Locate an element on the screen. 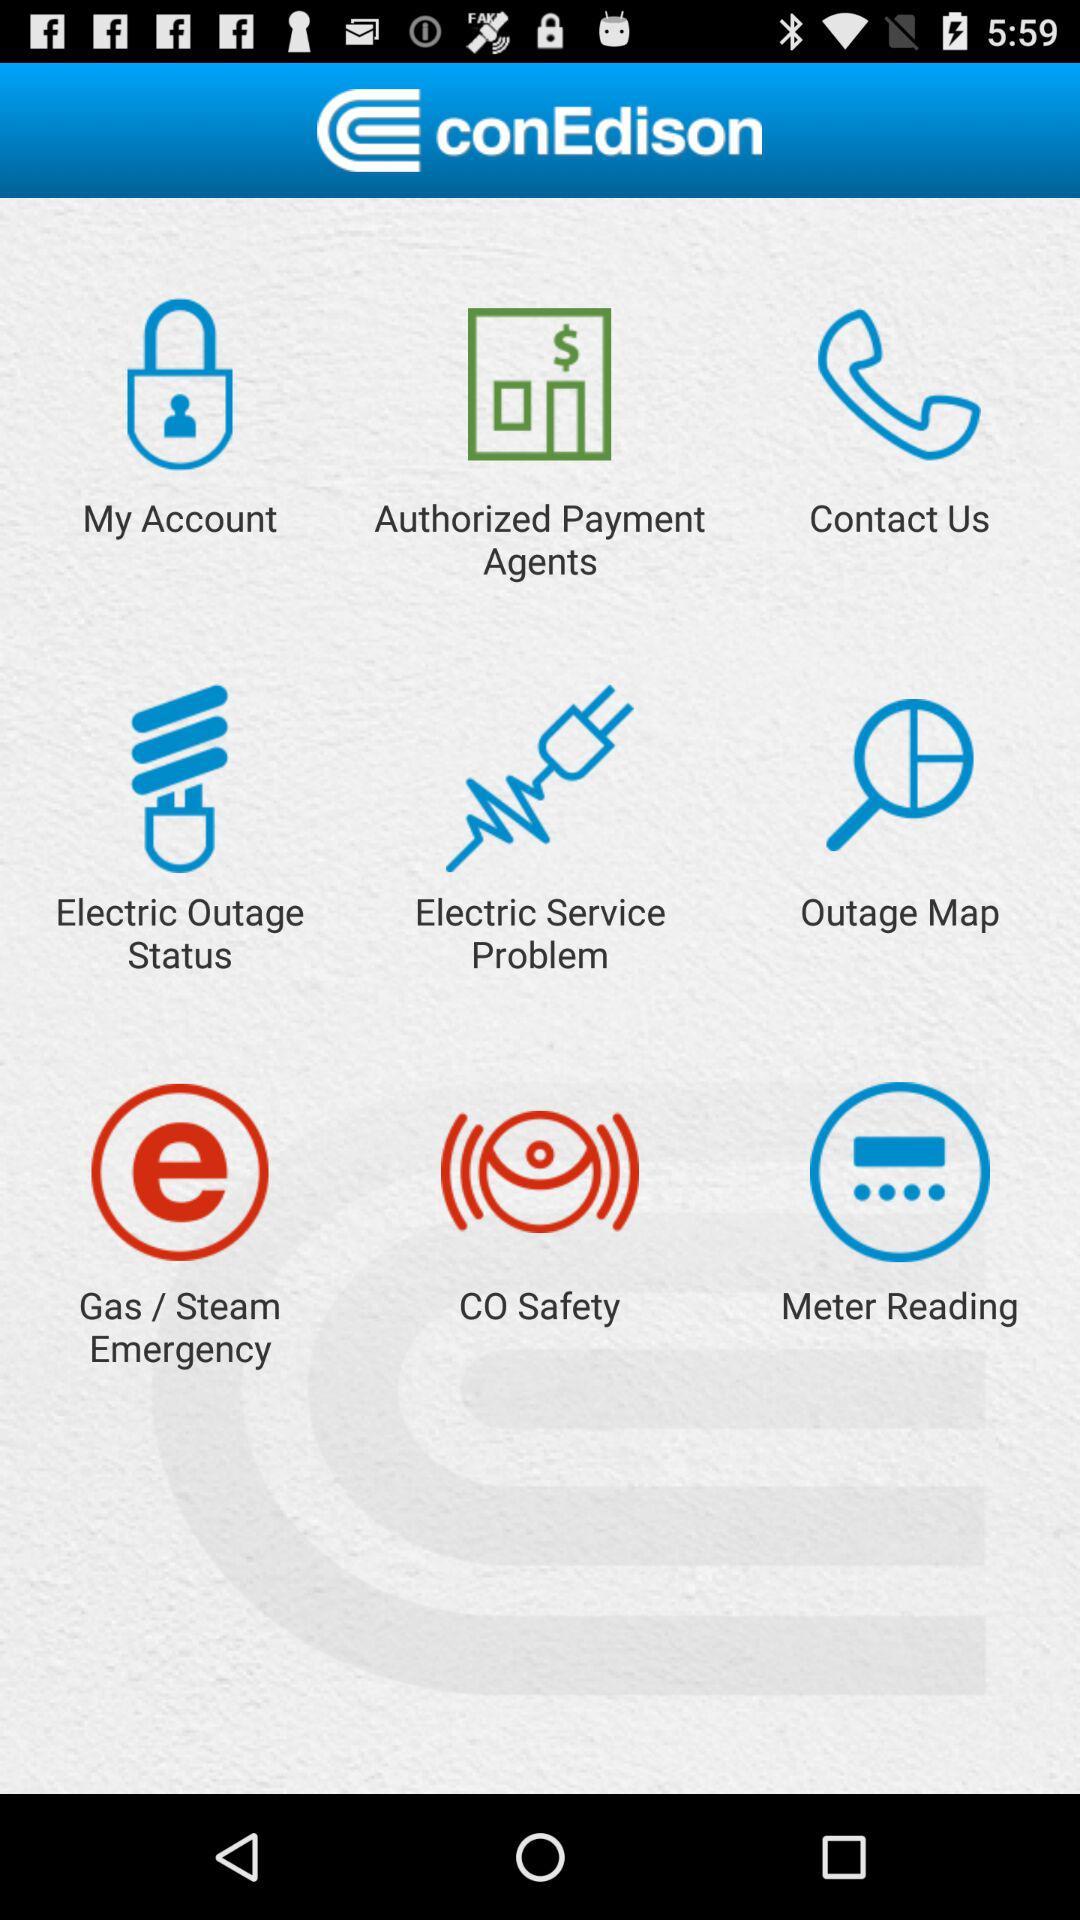 This screenshot has height=1920, width=1080. report electric service problem is located at coordinates (540, 777).